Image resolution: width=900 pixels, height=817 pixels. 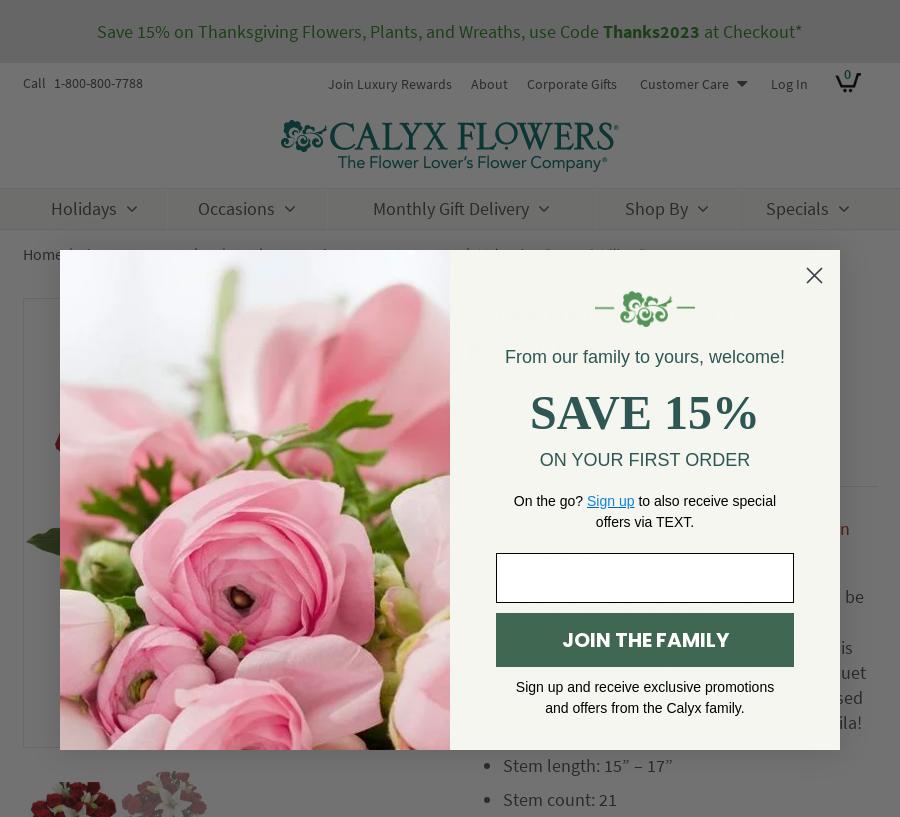 What do you see at coordinates (558, 799) in the screenshot?
I see `'Stem count: 21'` at bounding box center [558, 799].